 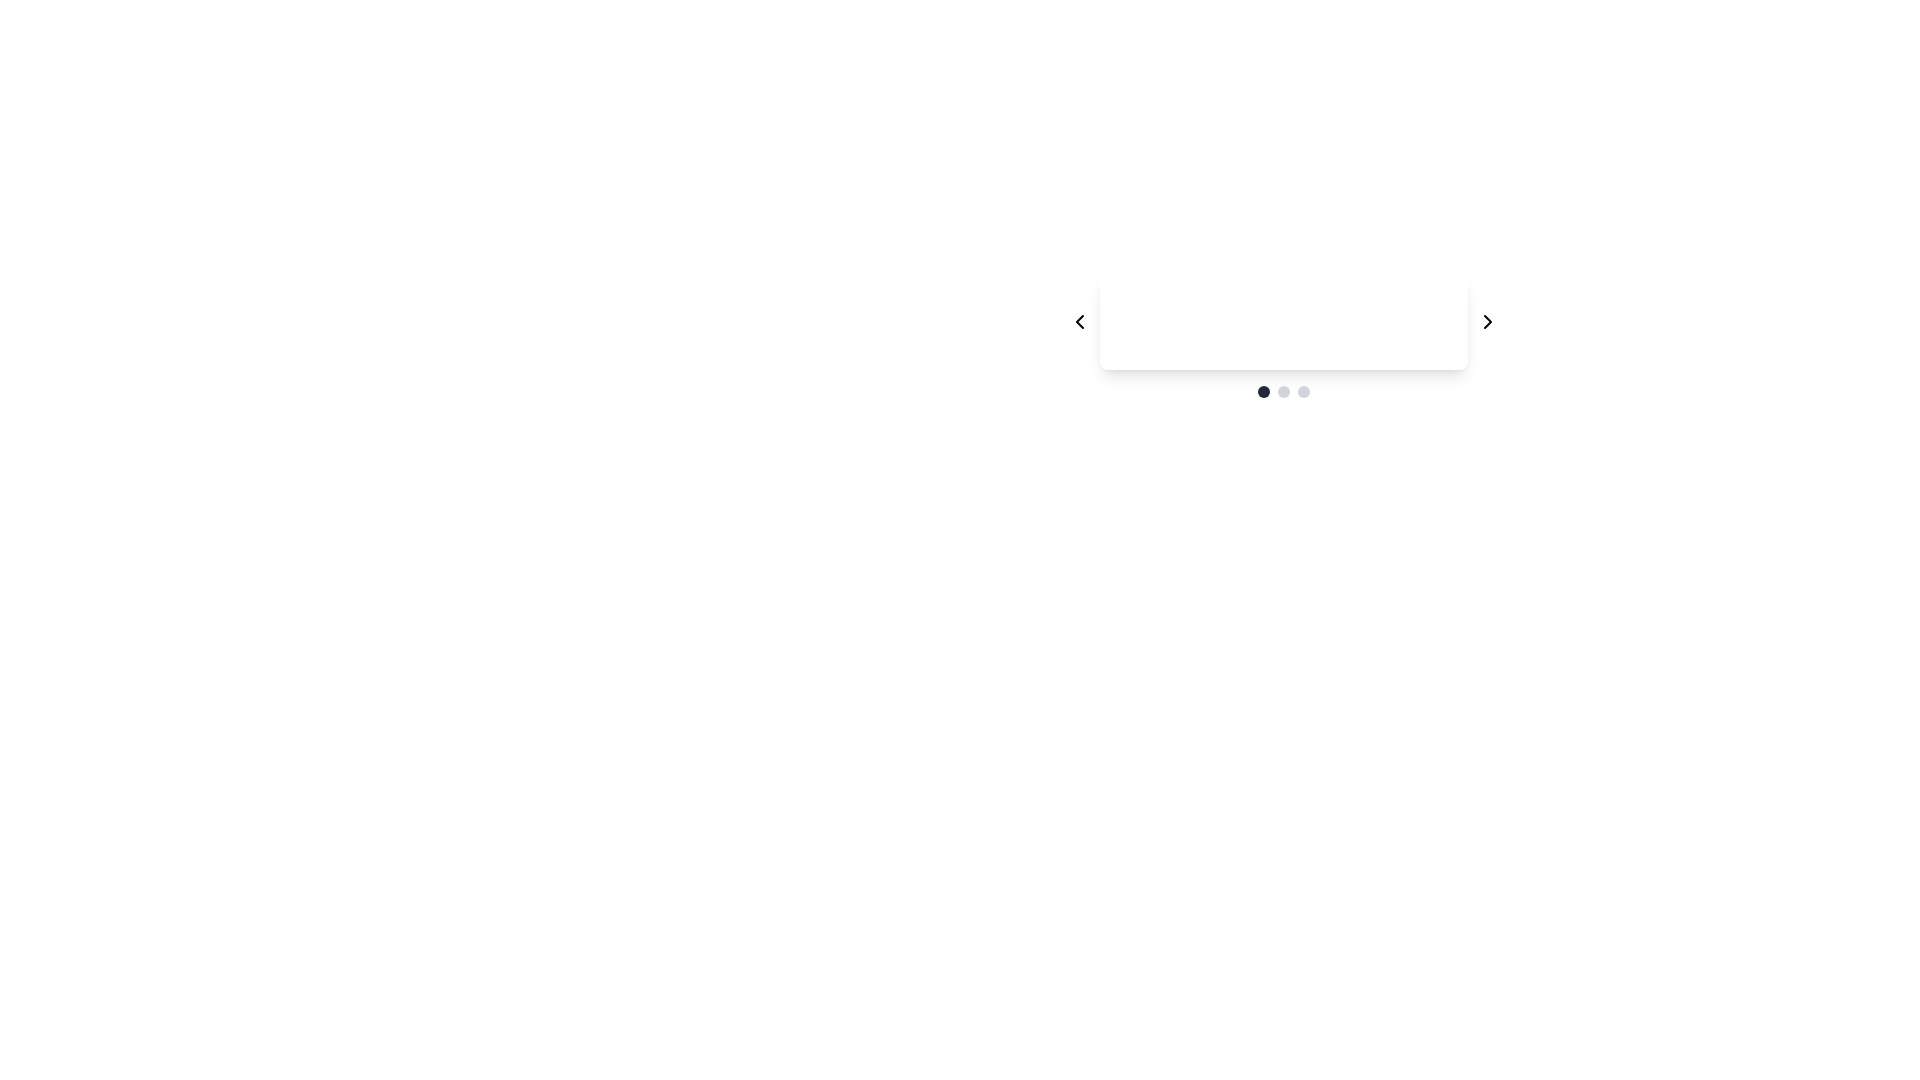 What do you see at coordinates (1488, 320) in the screenshot?
I see `the right-facing chevron icon within the SVG element` at bounding box center [1488, 320].